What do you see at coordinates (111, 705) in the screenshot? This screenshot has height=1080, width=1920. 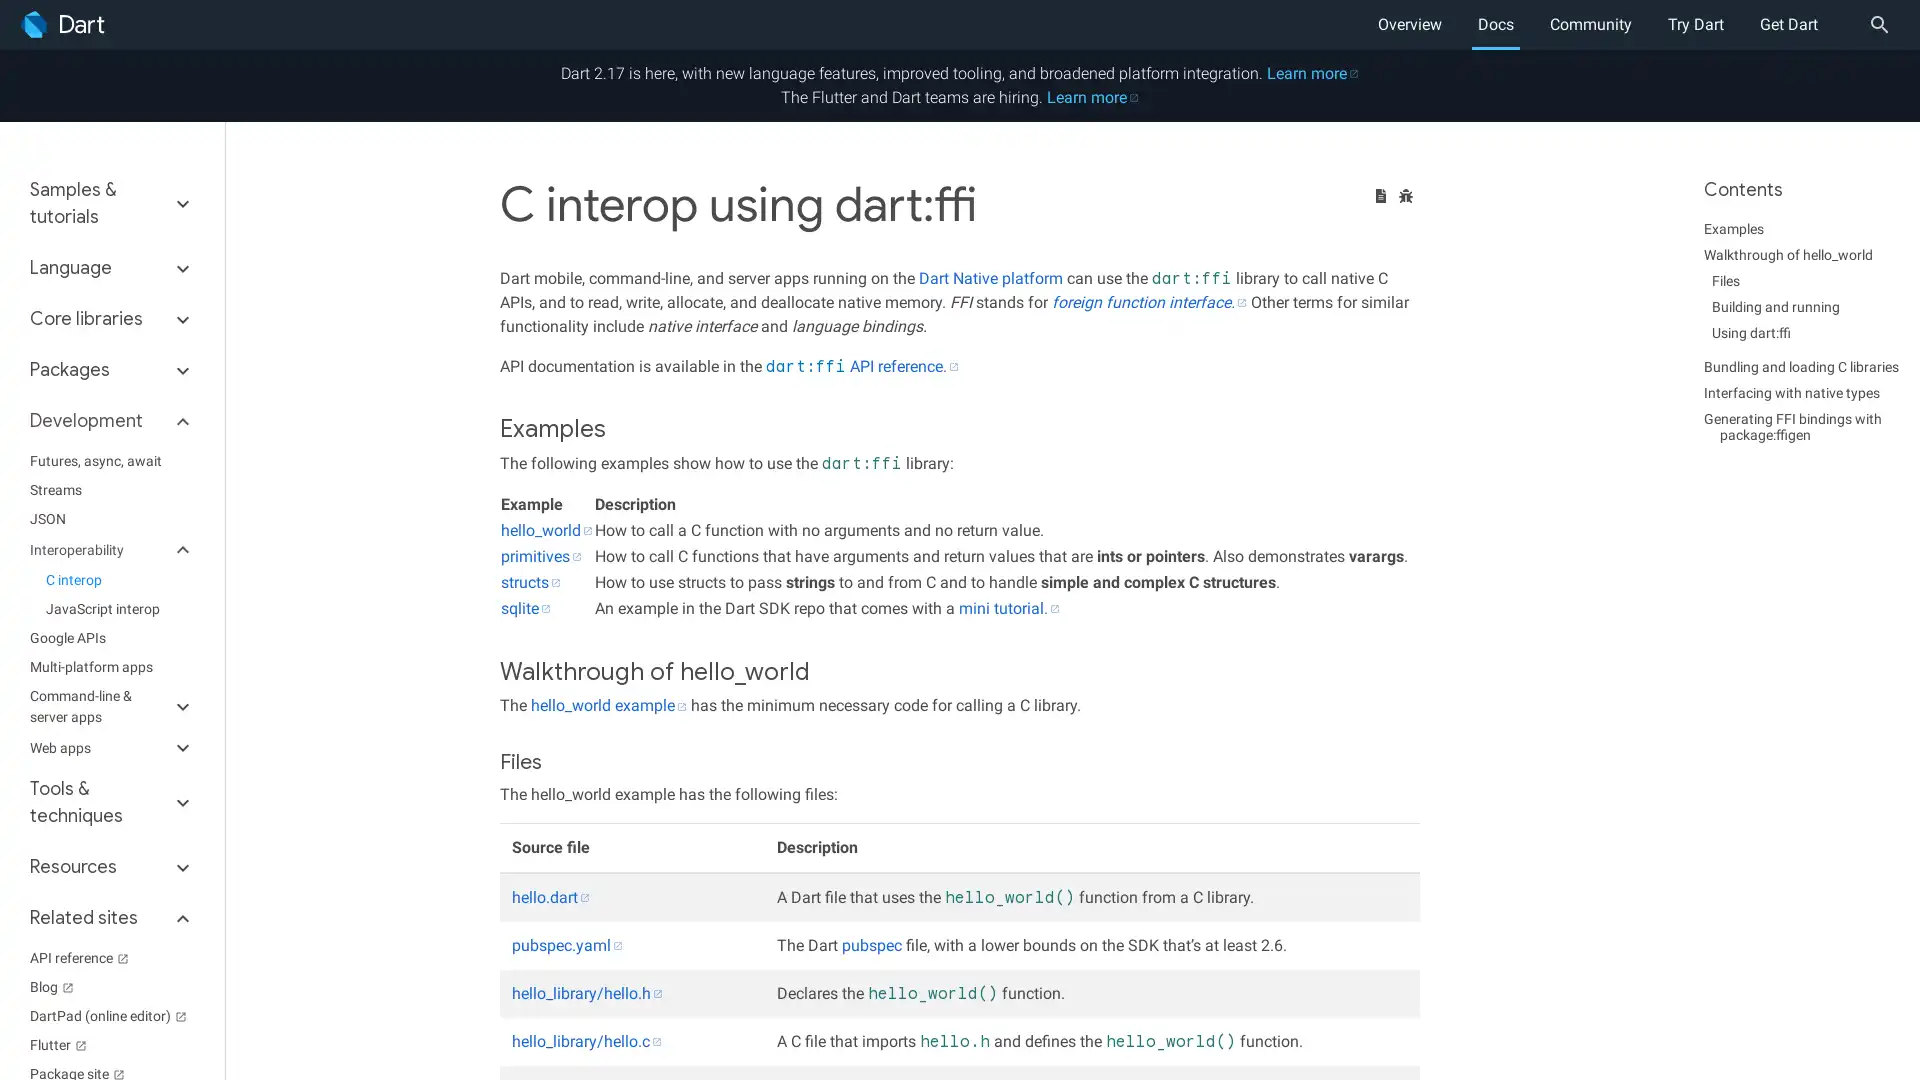 I see `Command-line & server apps keyboard_arrow_down` at bounding box center [111, 705].